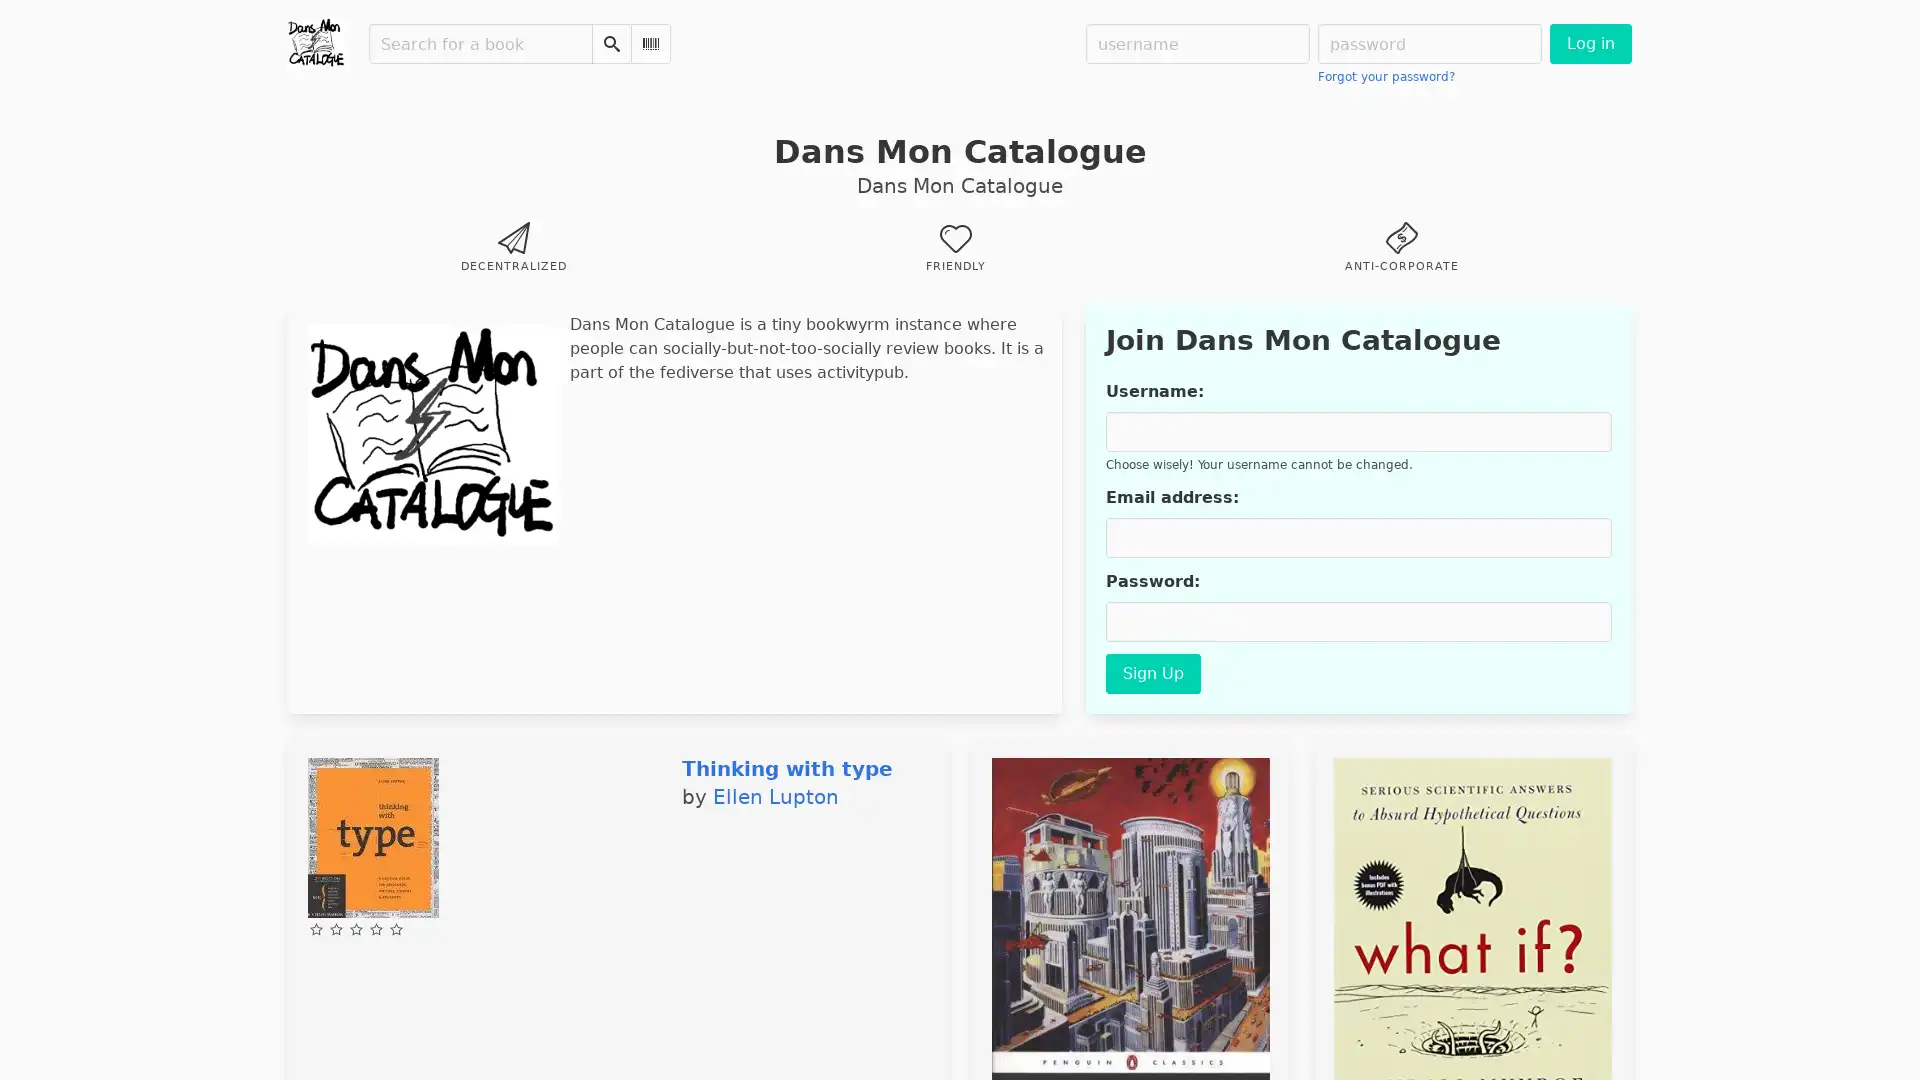  Describe the element at coordinates (1152, 674) in the screenshot. I see `Sign Up` at that location.